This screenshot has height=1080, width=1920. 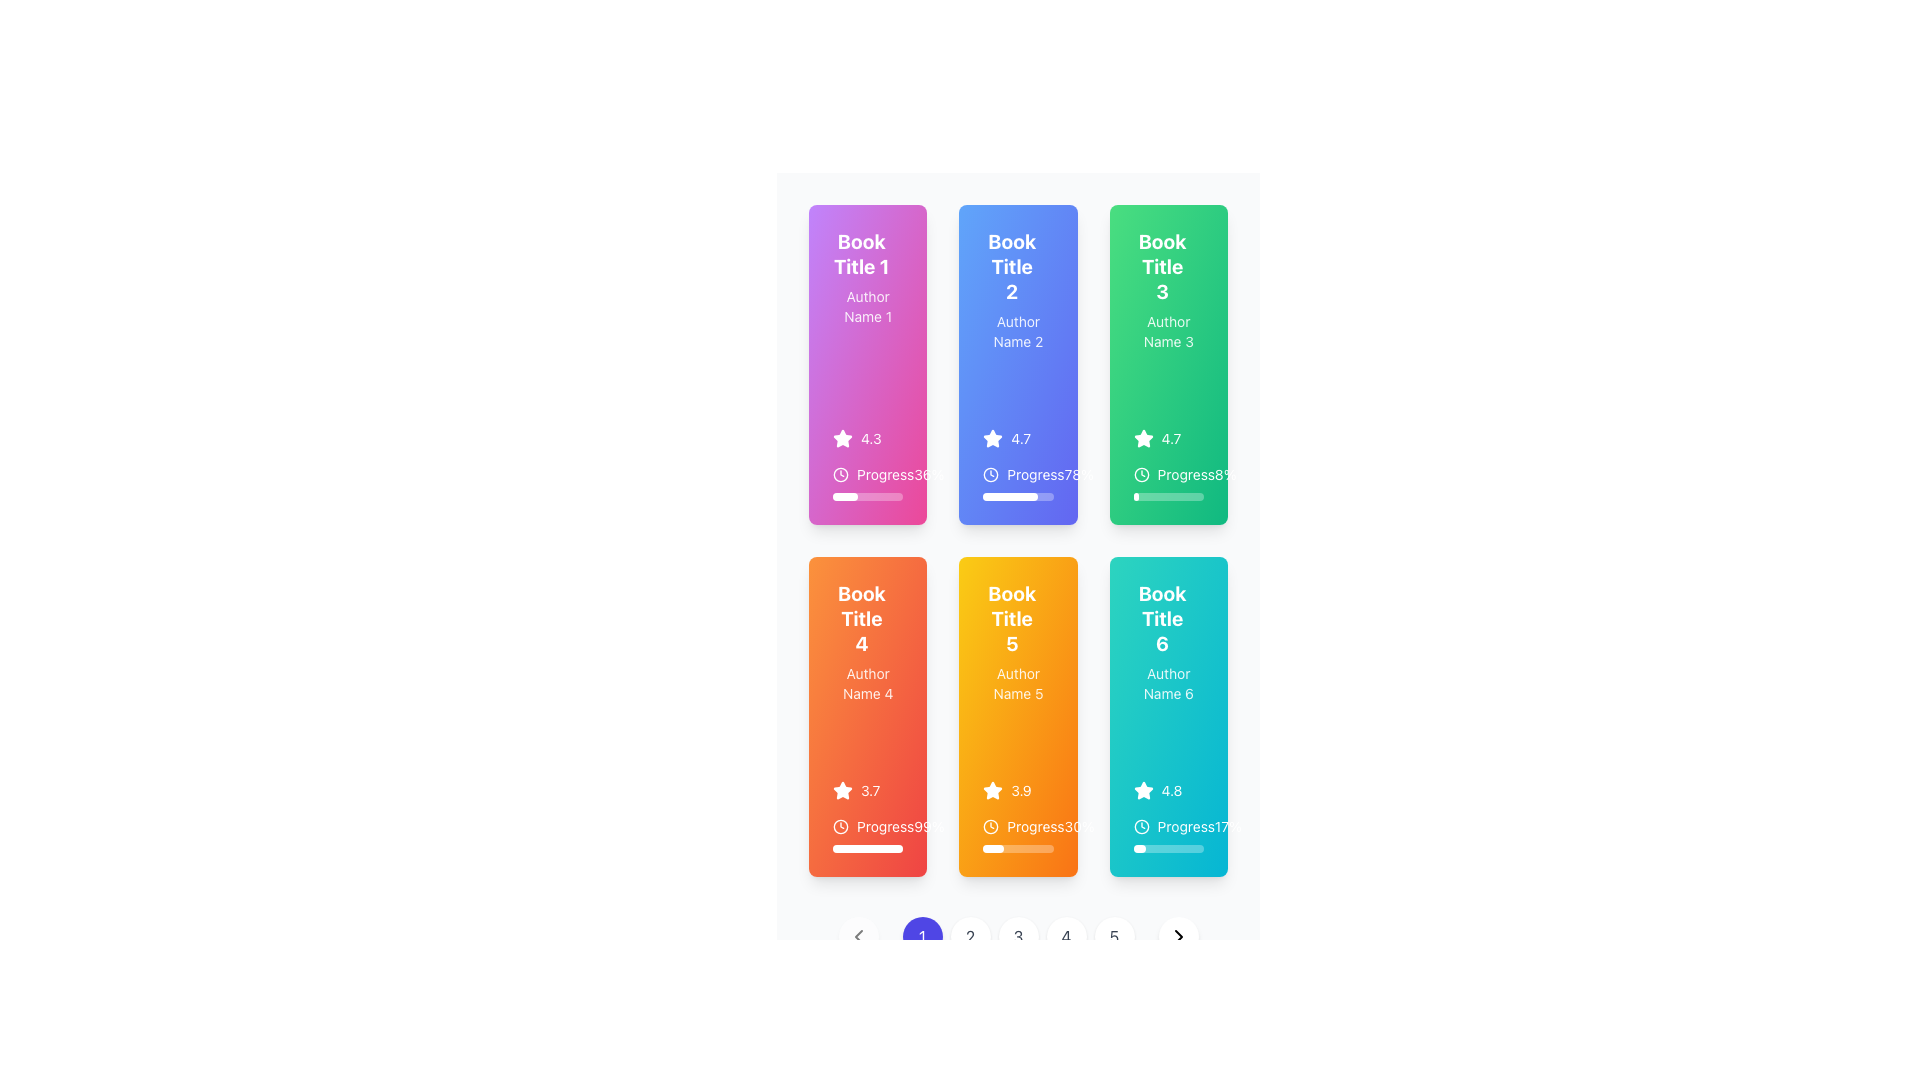 What do you see at coordinates (1168, 682) in the screenshot?
I see `the Text label displaying the author's name associated with the book in the card, located in the third column of the second row, just below 'Book Title 6'` at bounding box center [1168, 682].